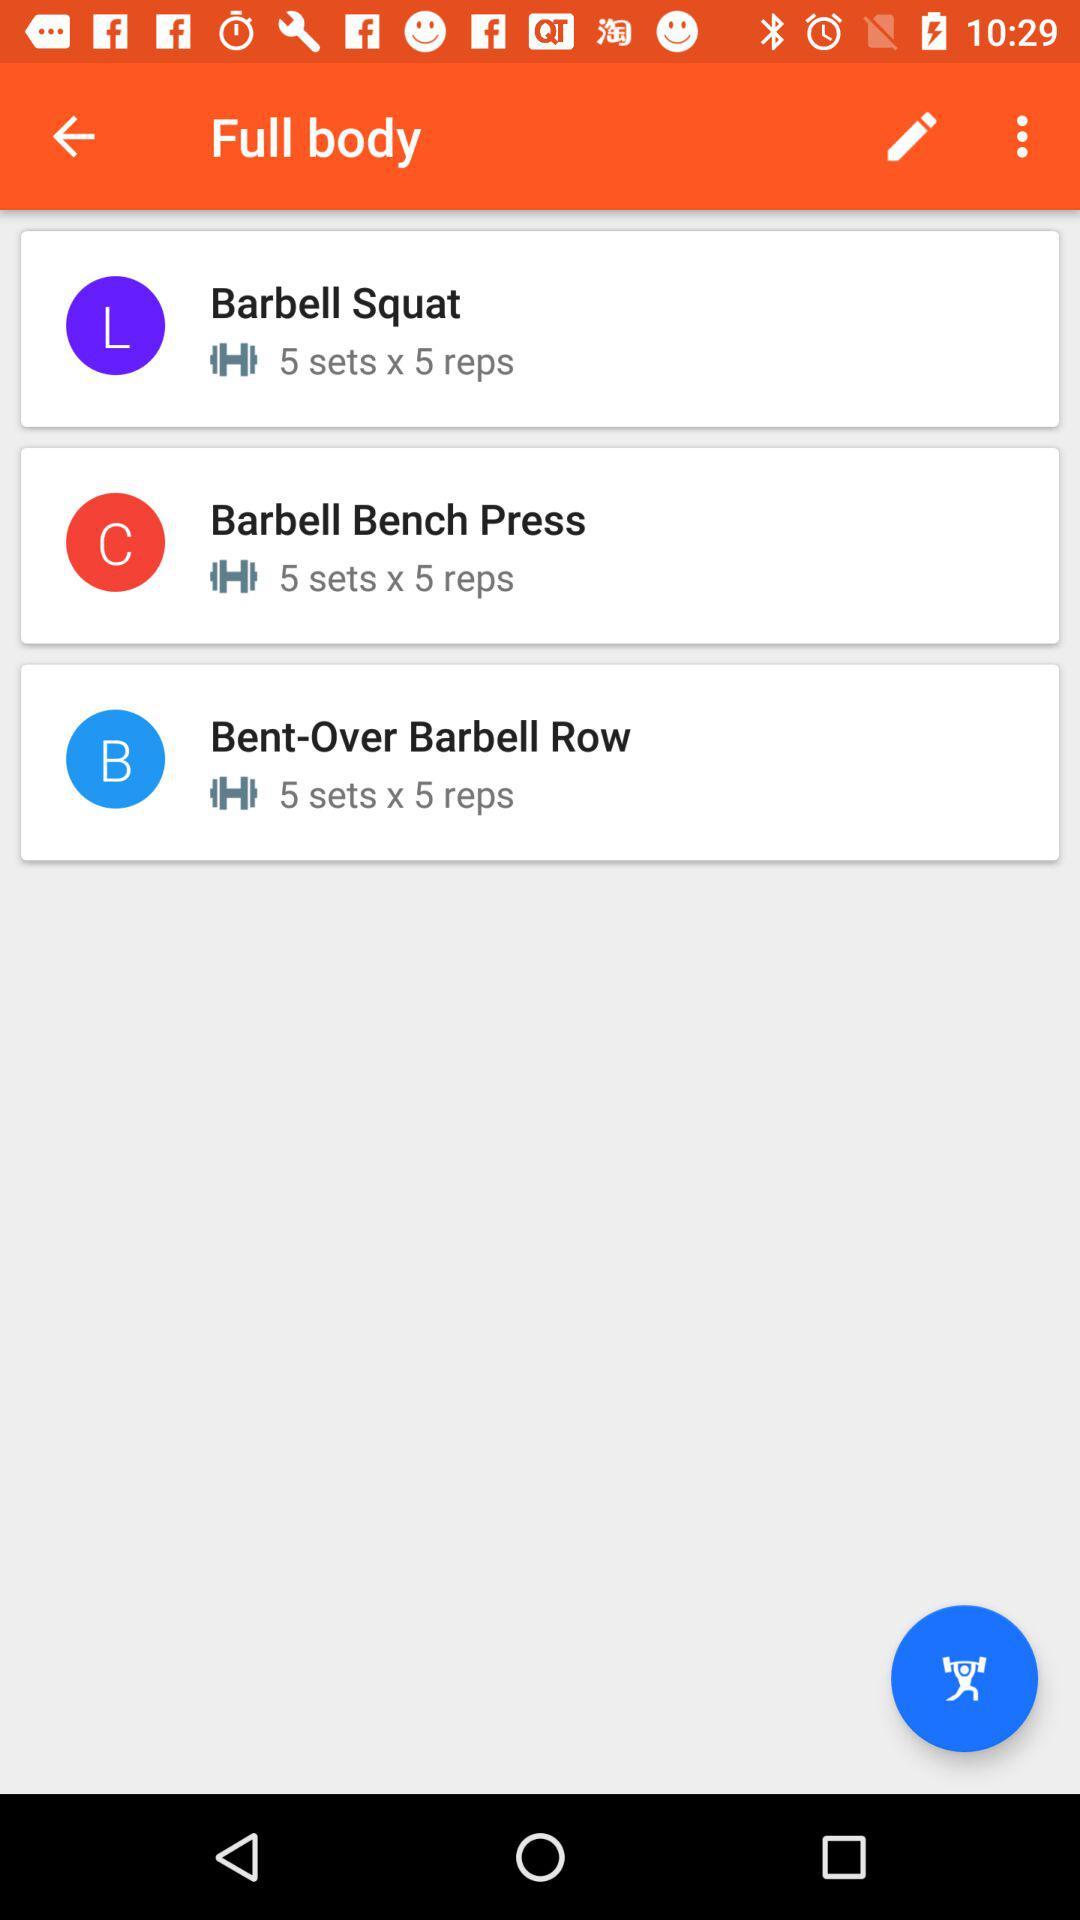  I want to click on the icon to the left of full body, so click(72, 135).